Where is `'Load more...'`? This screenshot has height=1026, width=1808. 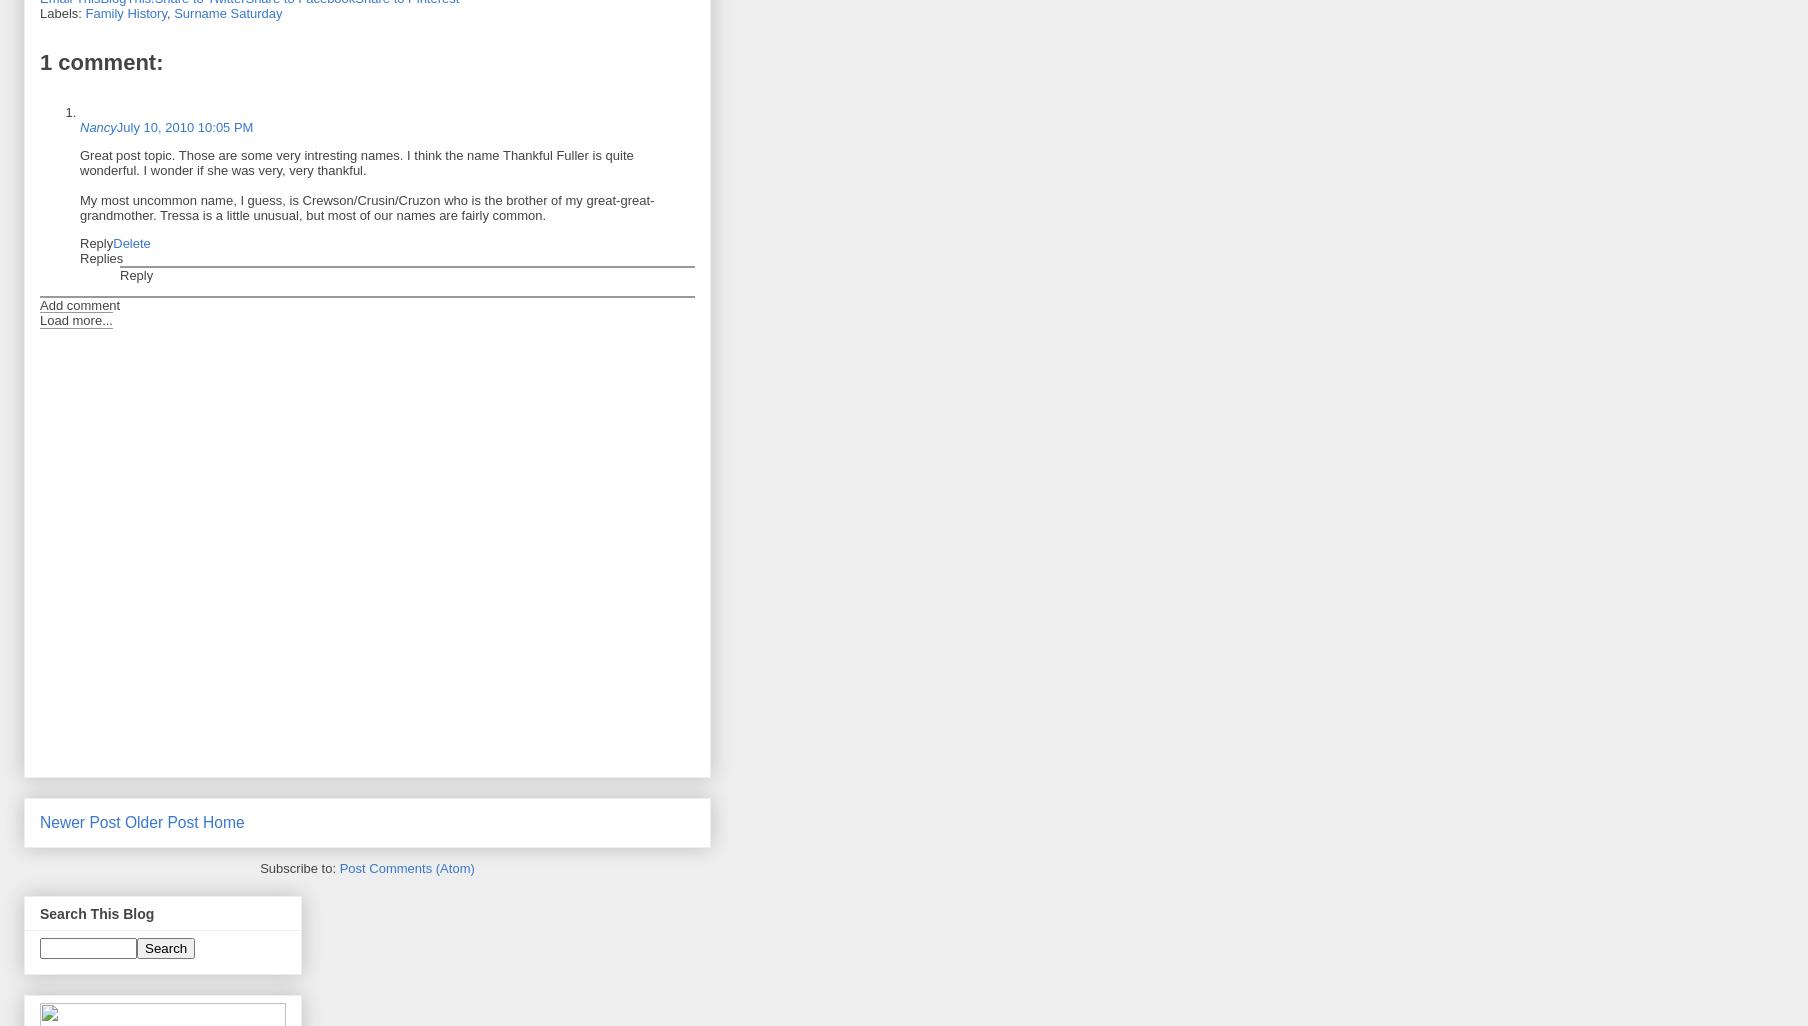 'Load more...' is located at coordinates (39, 320).